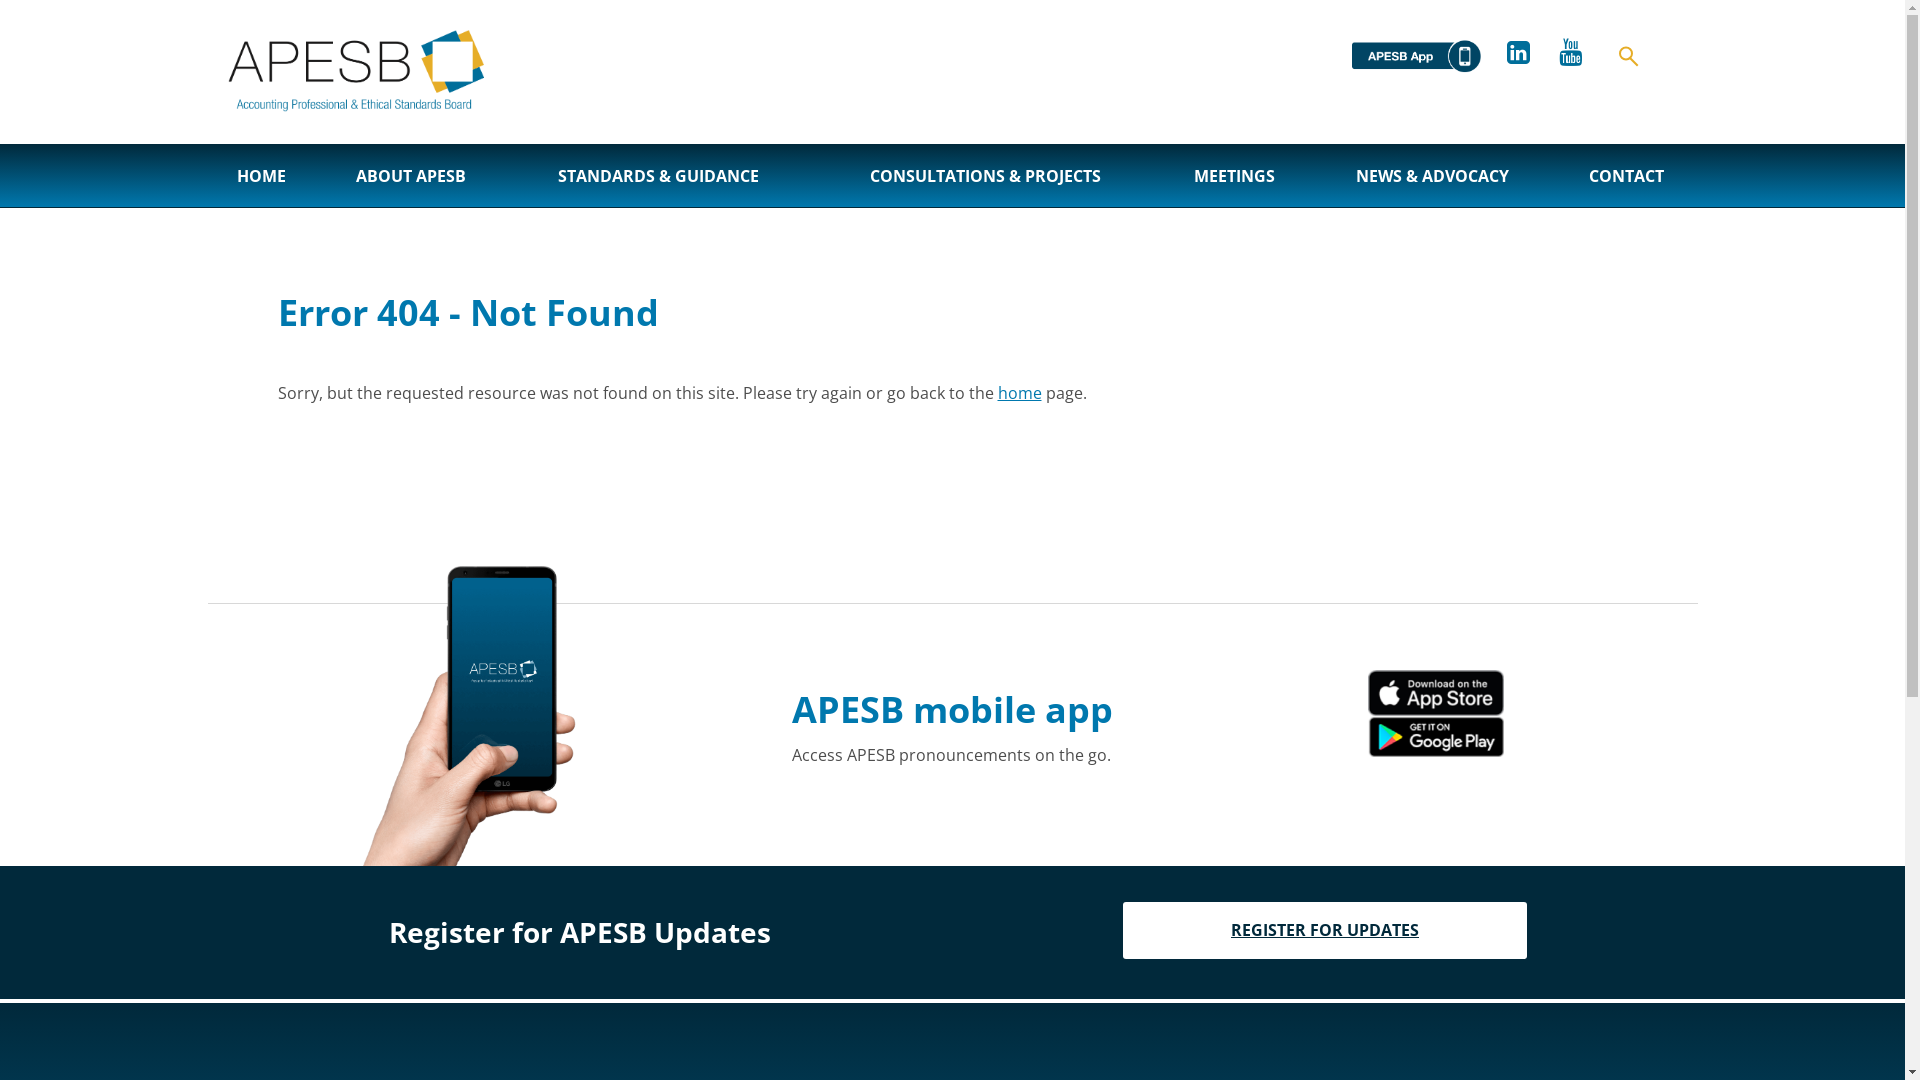 This screenshot has height=1080, width=1920. I want to click on 'REGISTER FOR UPDATES', so click(1324, 930).